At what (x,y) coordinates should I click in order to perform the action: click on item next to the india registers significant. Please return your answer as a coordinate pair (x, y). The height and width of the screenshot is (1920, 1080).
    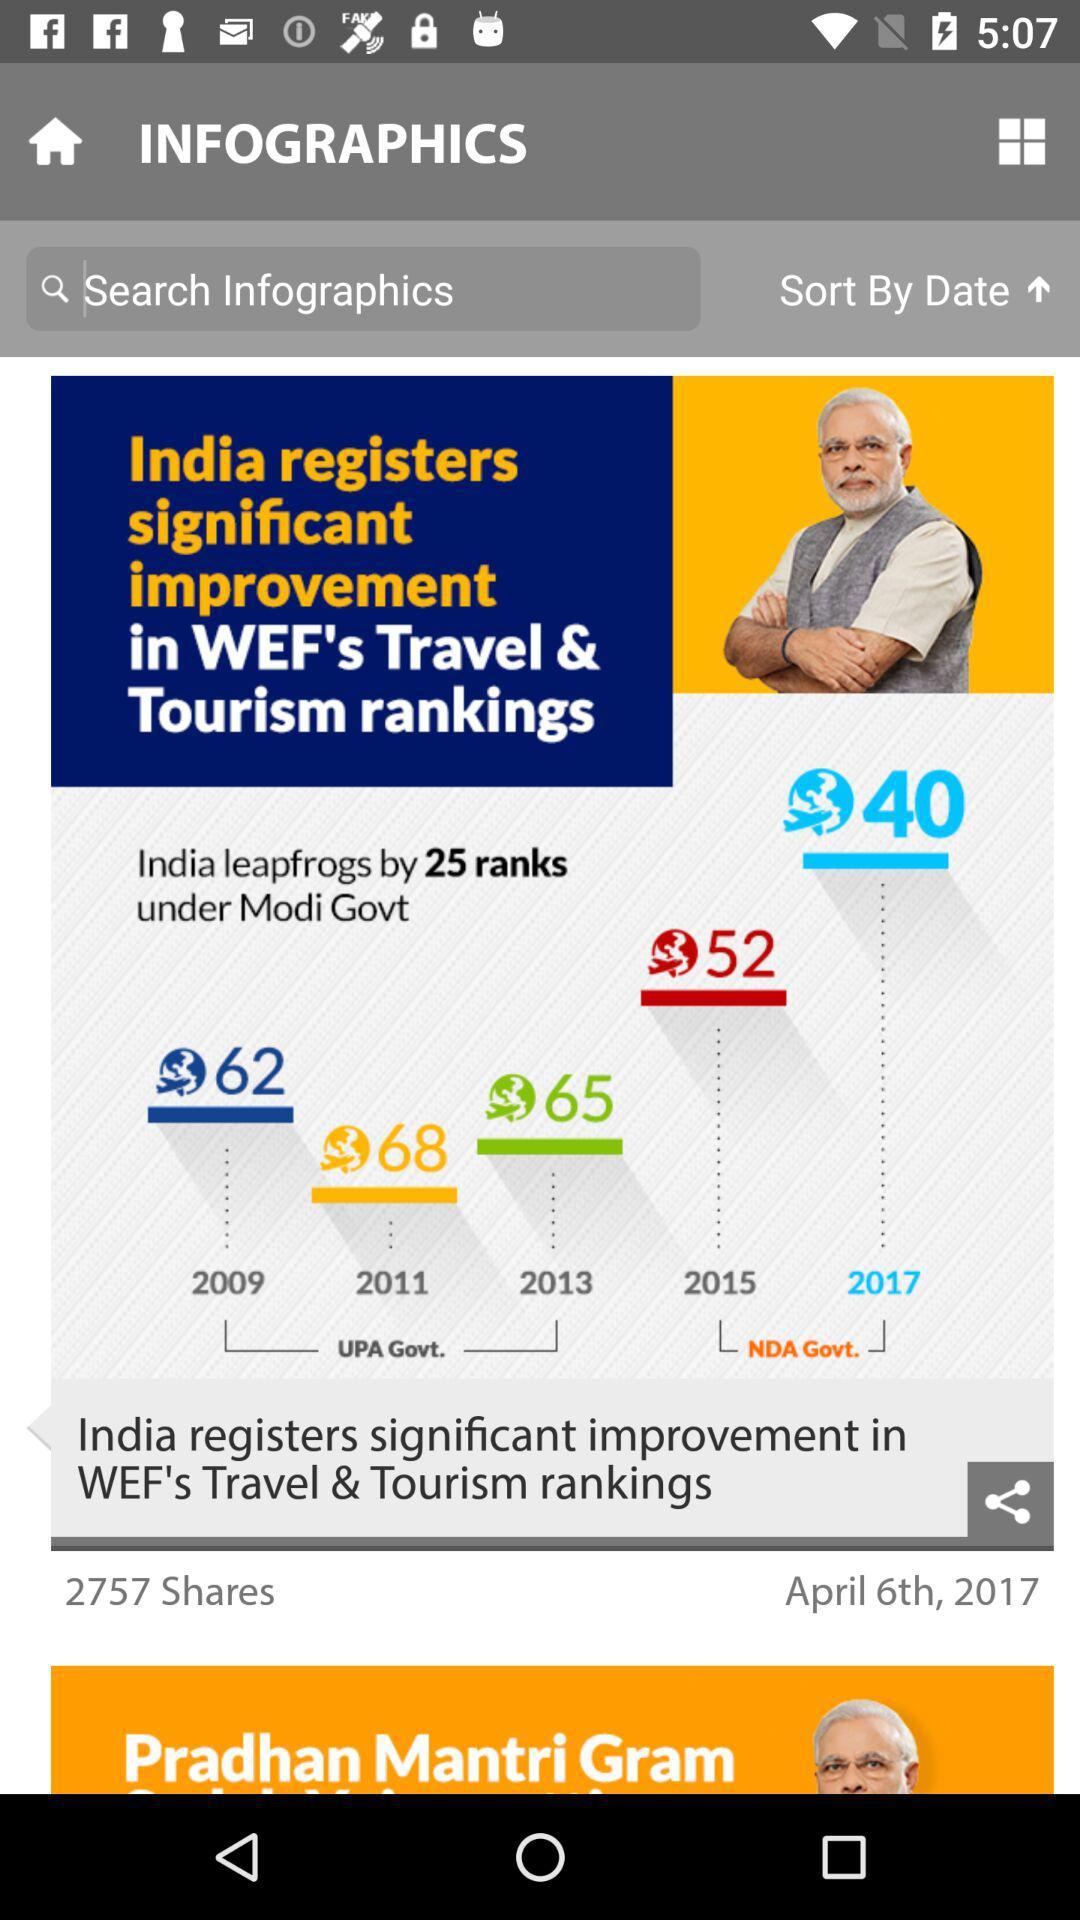
    Looking at the image, I should click on (38, 1427).